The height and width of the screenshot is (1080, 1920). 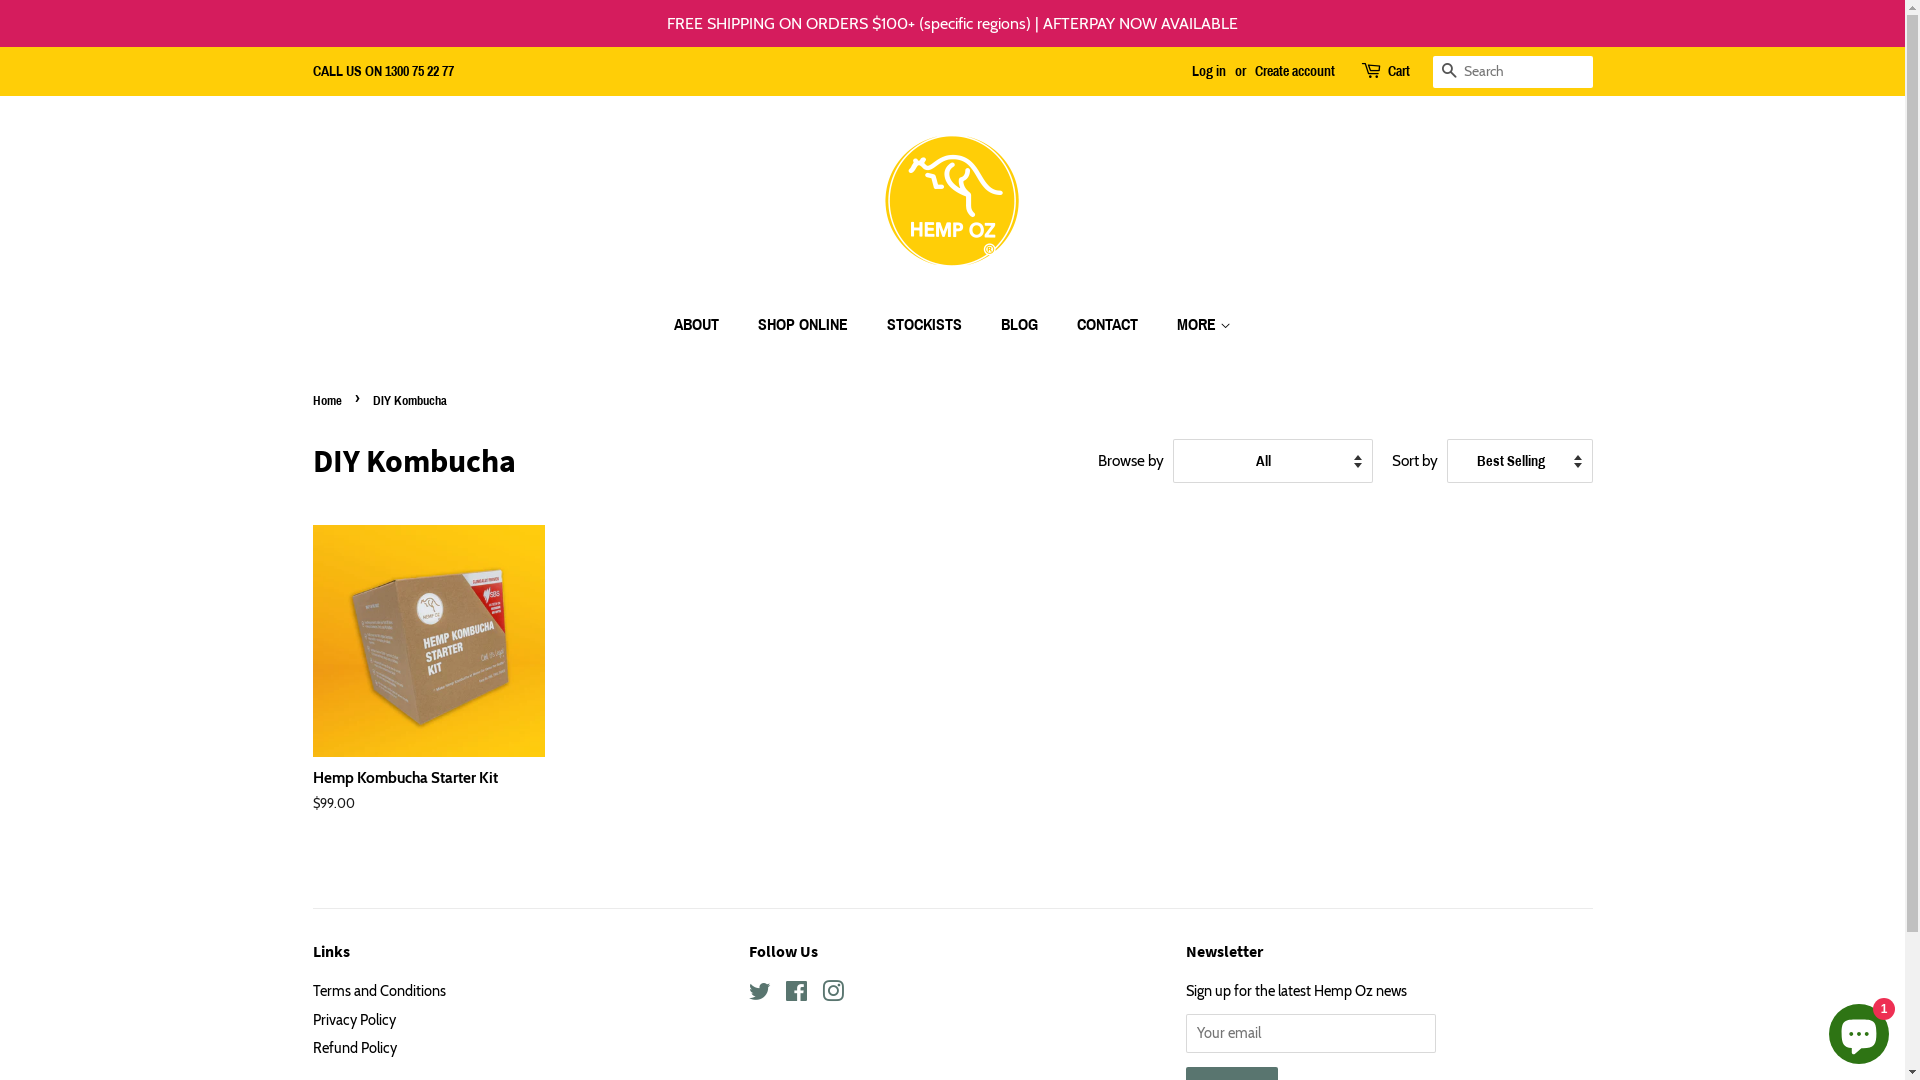 What do you see at coordinates (353, 1019) in the screenshot?
I see `'Privacy Policy'` at bounding box center [353, 1019].